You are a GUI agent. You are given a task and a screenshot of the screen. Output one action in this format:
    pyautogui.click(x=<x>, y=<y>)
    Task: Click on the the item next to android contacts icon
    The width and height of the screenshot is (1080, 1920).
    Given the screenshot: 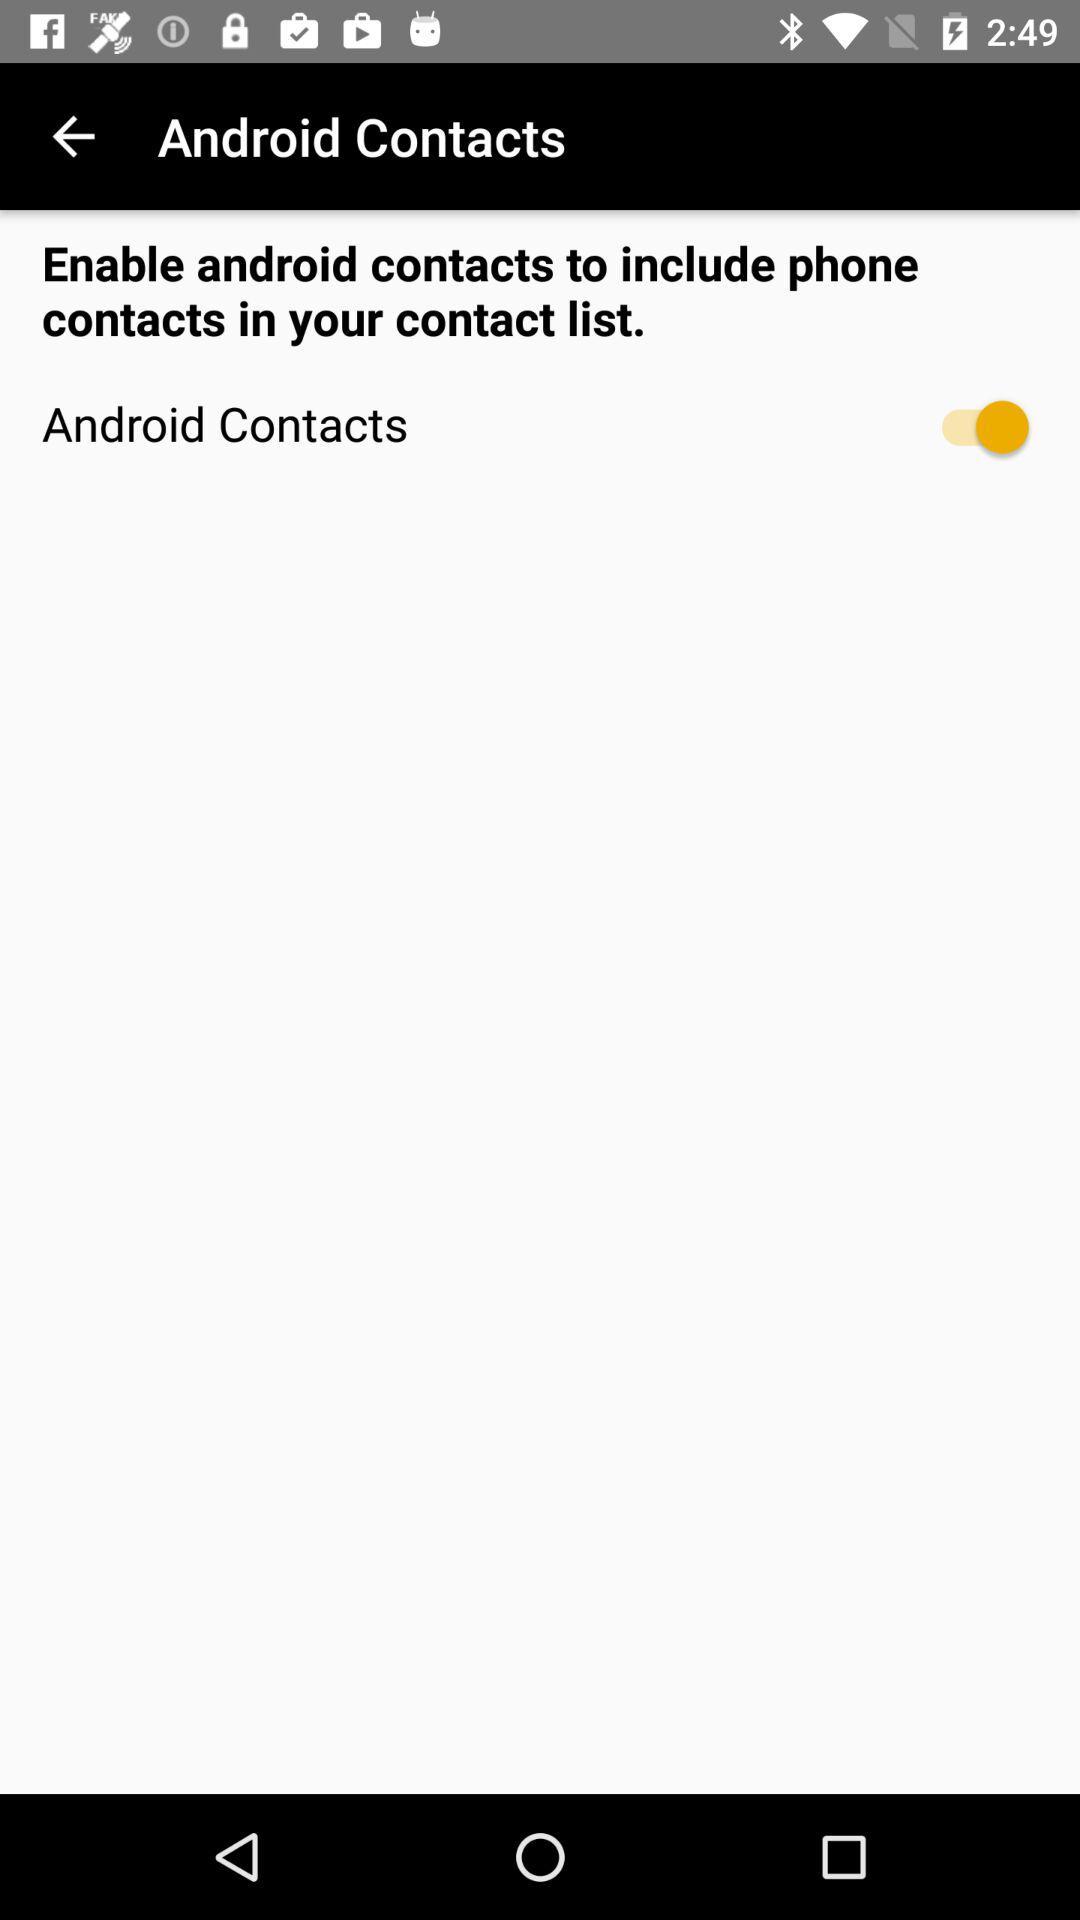 What is the action you would take?
    pyautogui.click(x=72, y=135)
    